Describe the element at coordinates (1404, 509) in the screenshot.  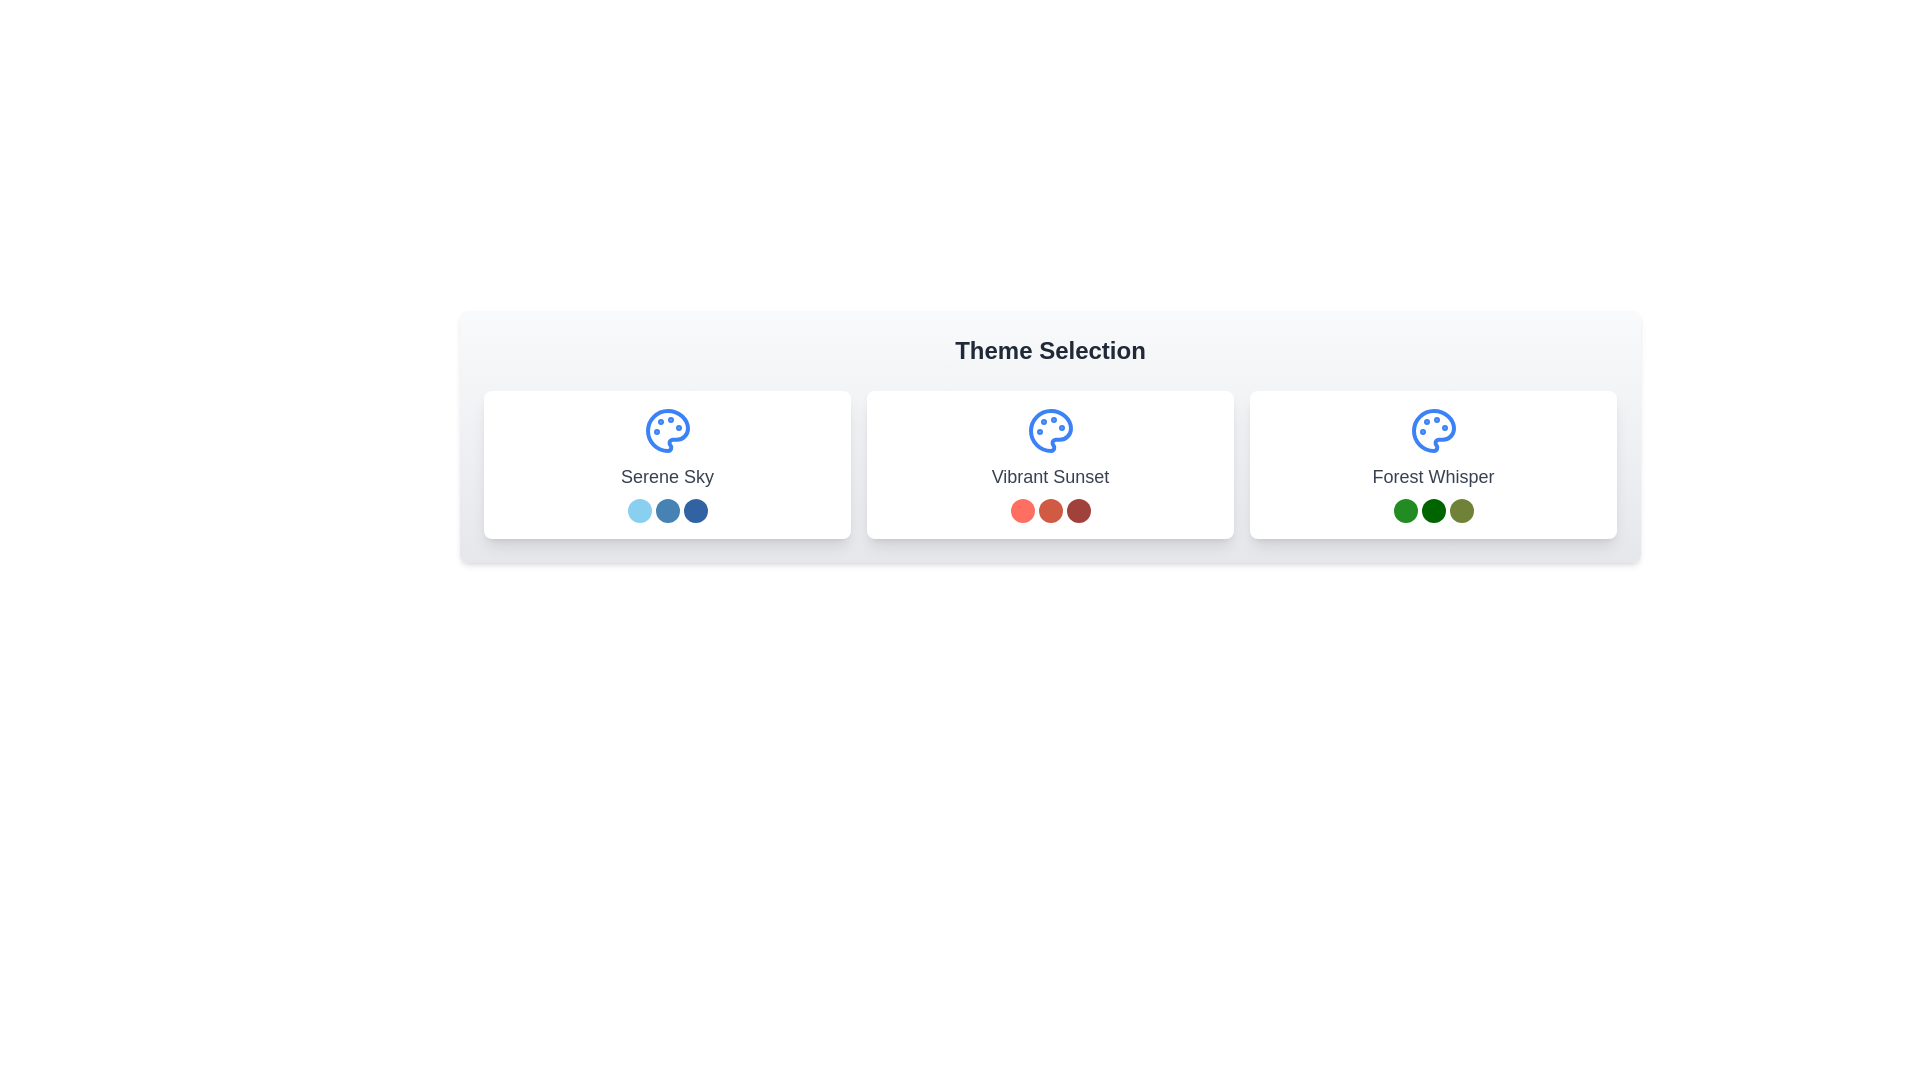
I see `the first color indicator circle representing the 'Forest Whisper' theme, which is positioned below the title 'Forest Whisper' in the theme selection section` at that location.